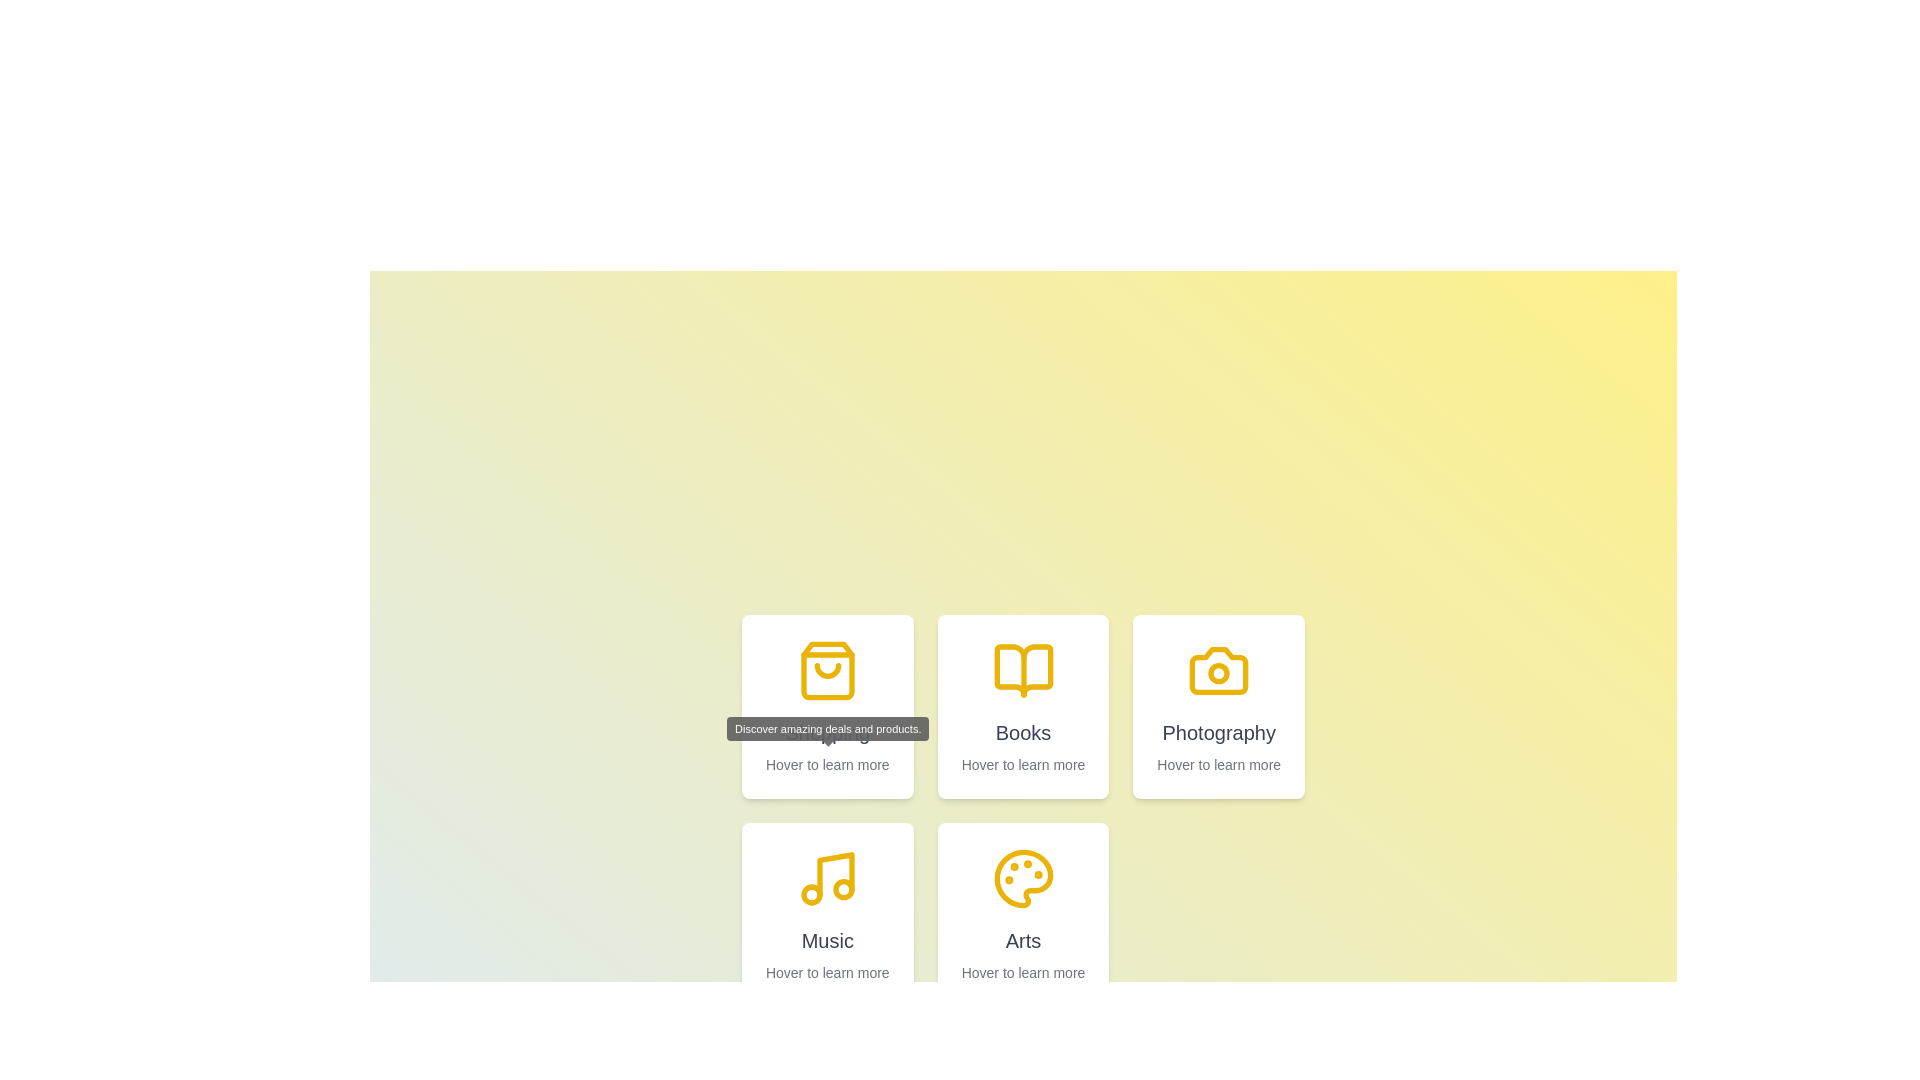 This screenshot has width=1920, height=1080. I want to click on the yellow artist's palette icon located centrally above the text 'Arts' in the lower right card of a 2x3 grid, so click(1023, 878).